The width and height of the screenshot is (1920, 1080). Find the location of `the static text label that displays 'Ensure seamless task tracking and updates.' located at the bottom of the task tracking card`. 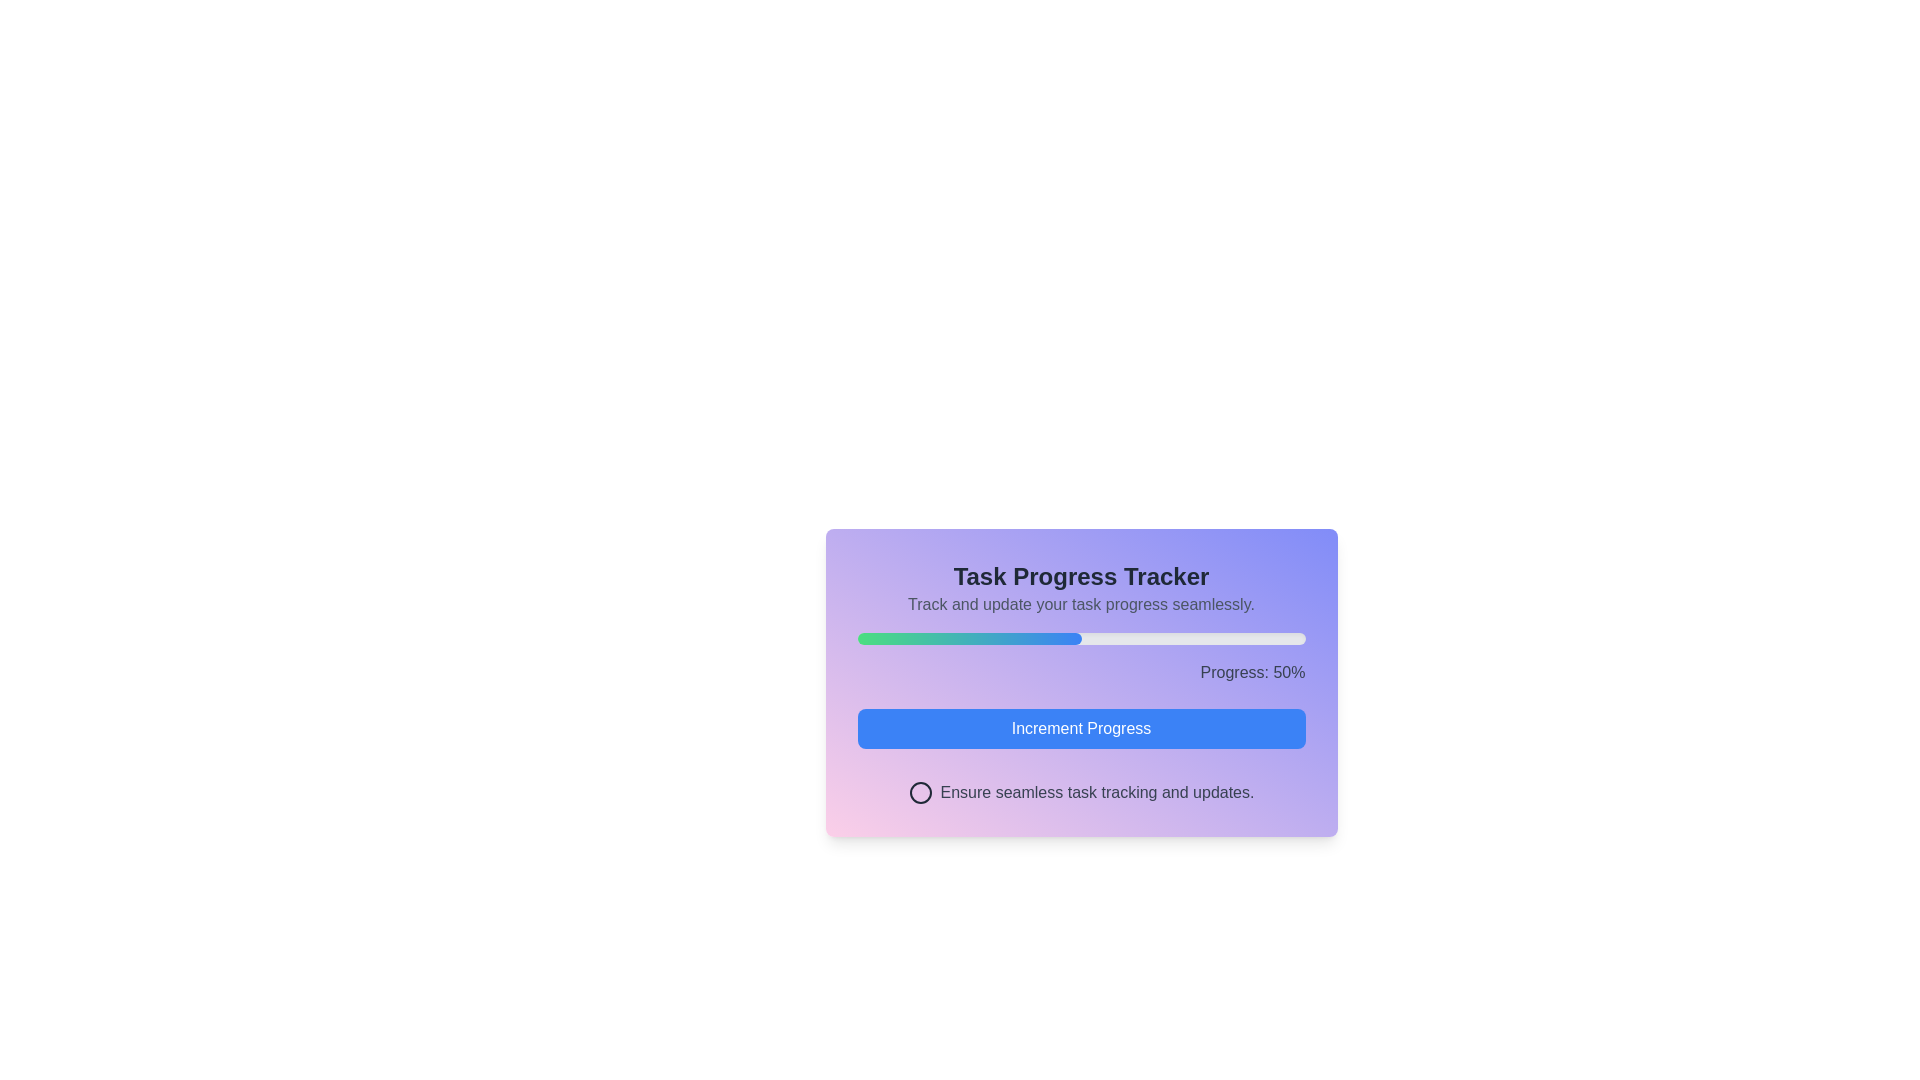

the static text label that displays 'Ensure seamless task tracking and updates.' located at the bottom of the task tracking card is located at coordinates (1080, 792).